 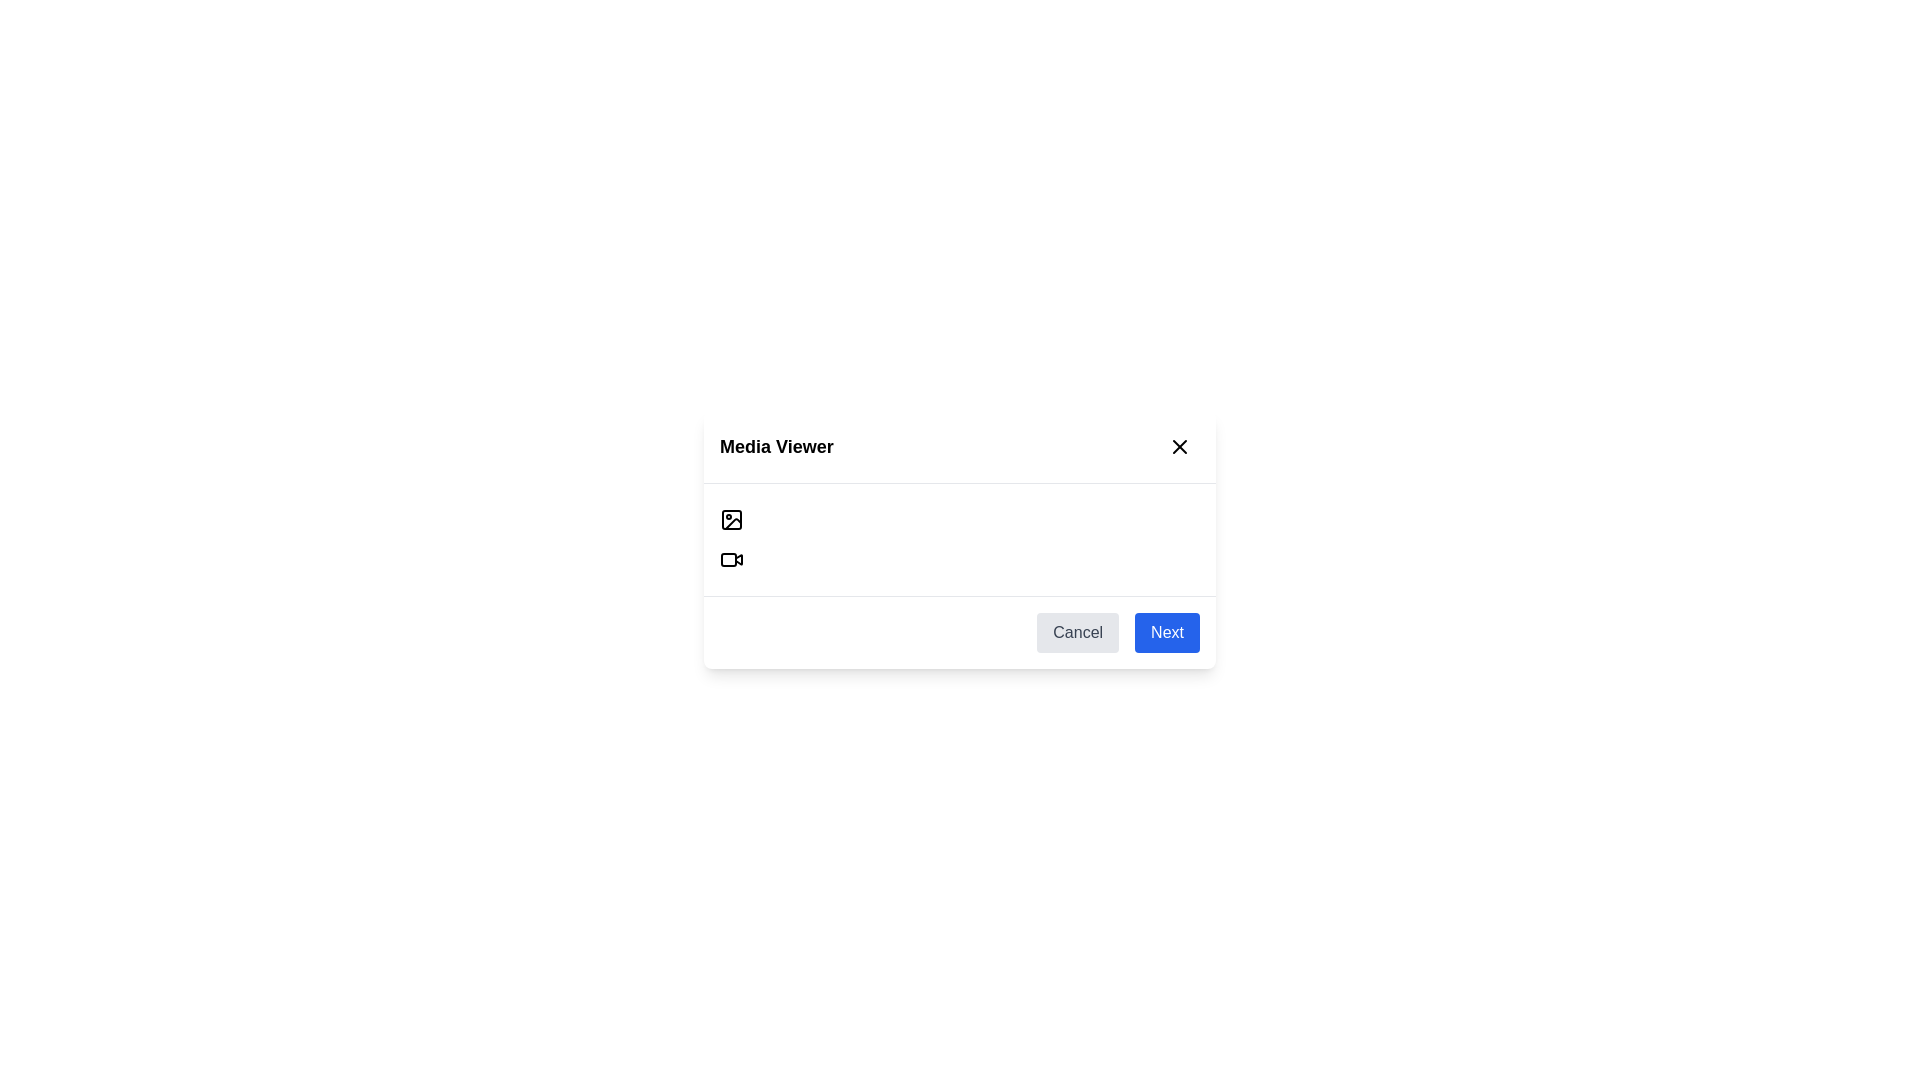 What do you see at coordinates (1180, 446) in the screenshot?
I see `the 'X' icon in the top-right corner of the dialog box to visualize any hover effect` at bounding box center [1180, 446].